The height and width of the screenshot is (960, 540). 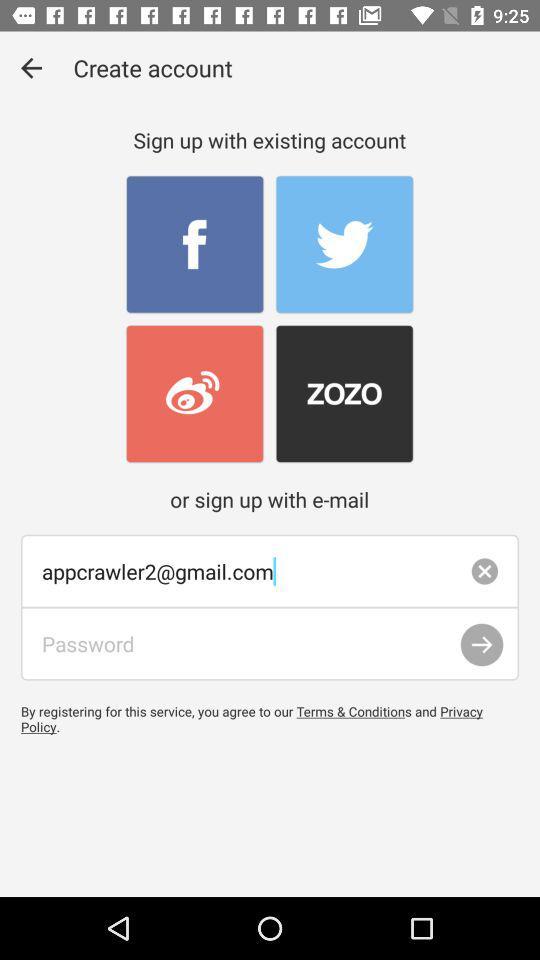 What do you see at coordinates (195, 393) in the screenshot?
I see `login with existing account` at bounding box center [195, 393].